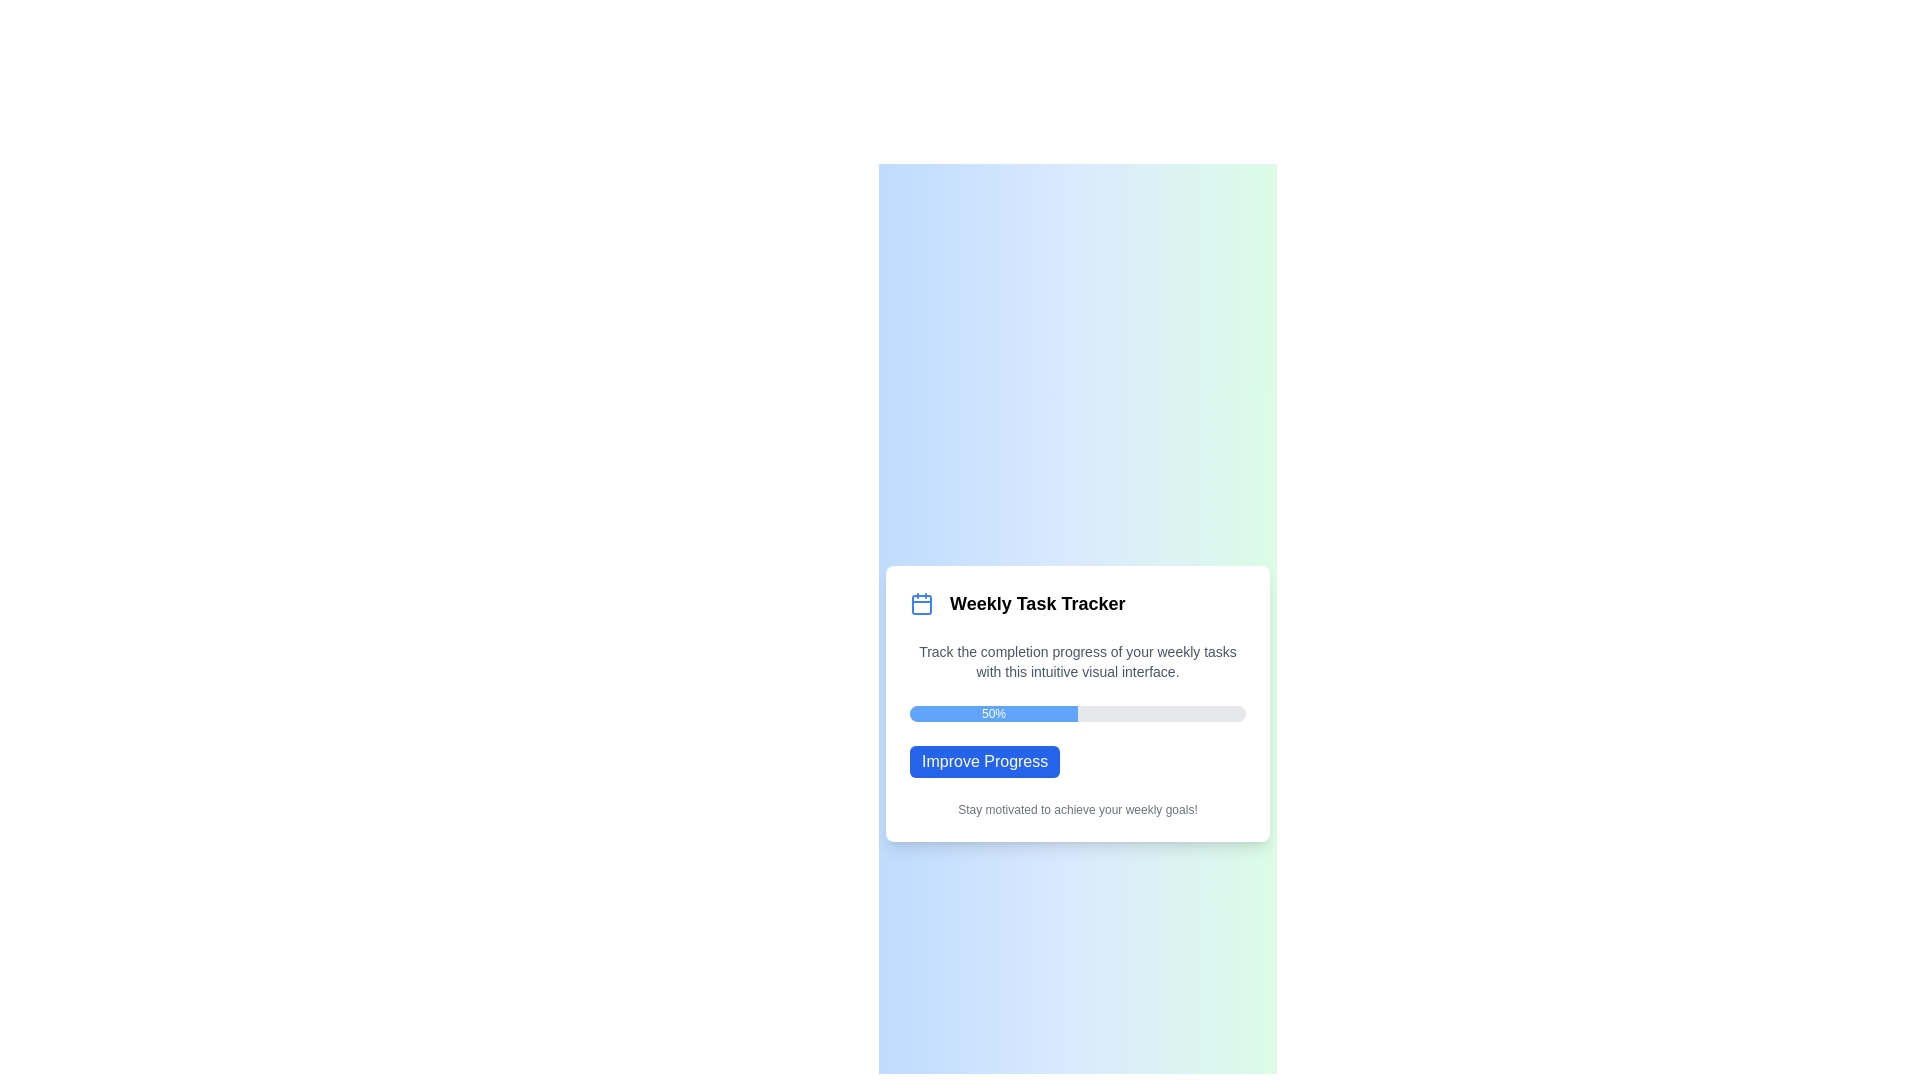  What do you see at coordinates (1077, 662) in the screenshot?
I see `the textual description in fine gray font that provides an overview of the dashboard's purpose, located beneath the title 'Weekly Task Tracker' and above the progress bar` at bounding box center [1077, 662].